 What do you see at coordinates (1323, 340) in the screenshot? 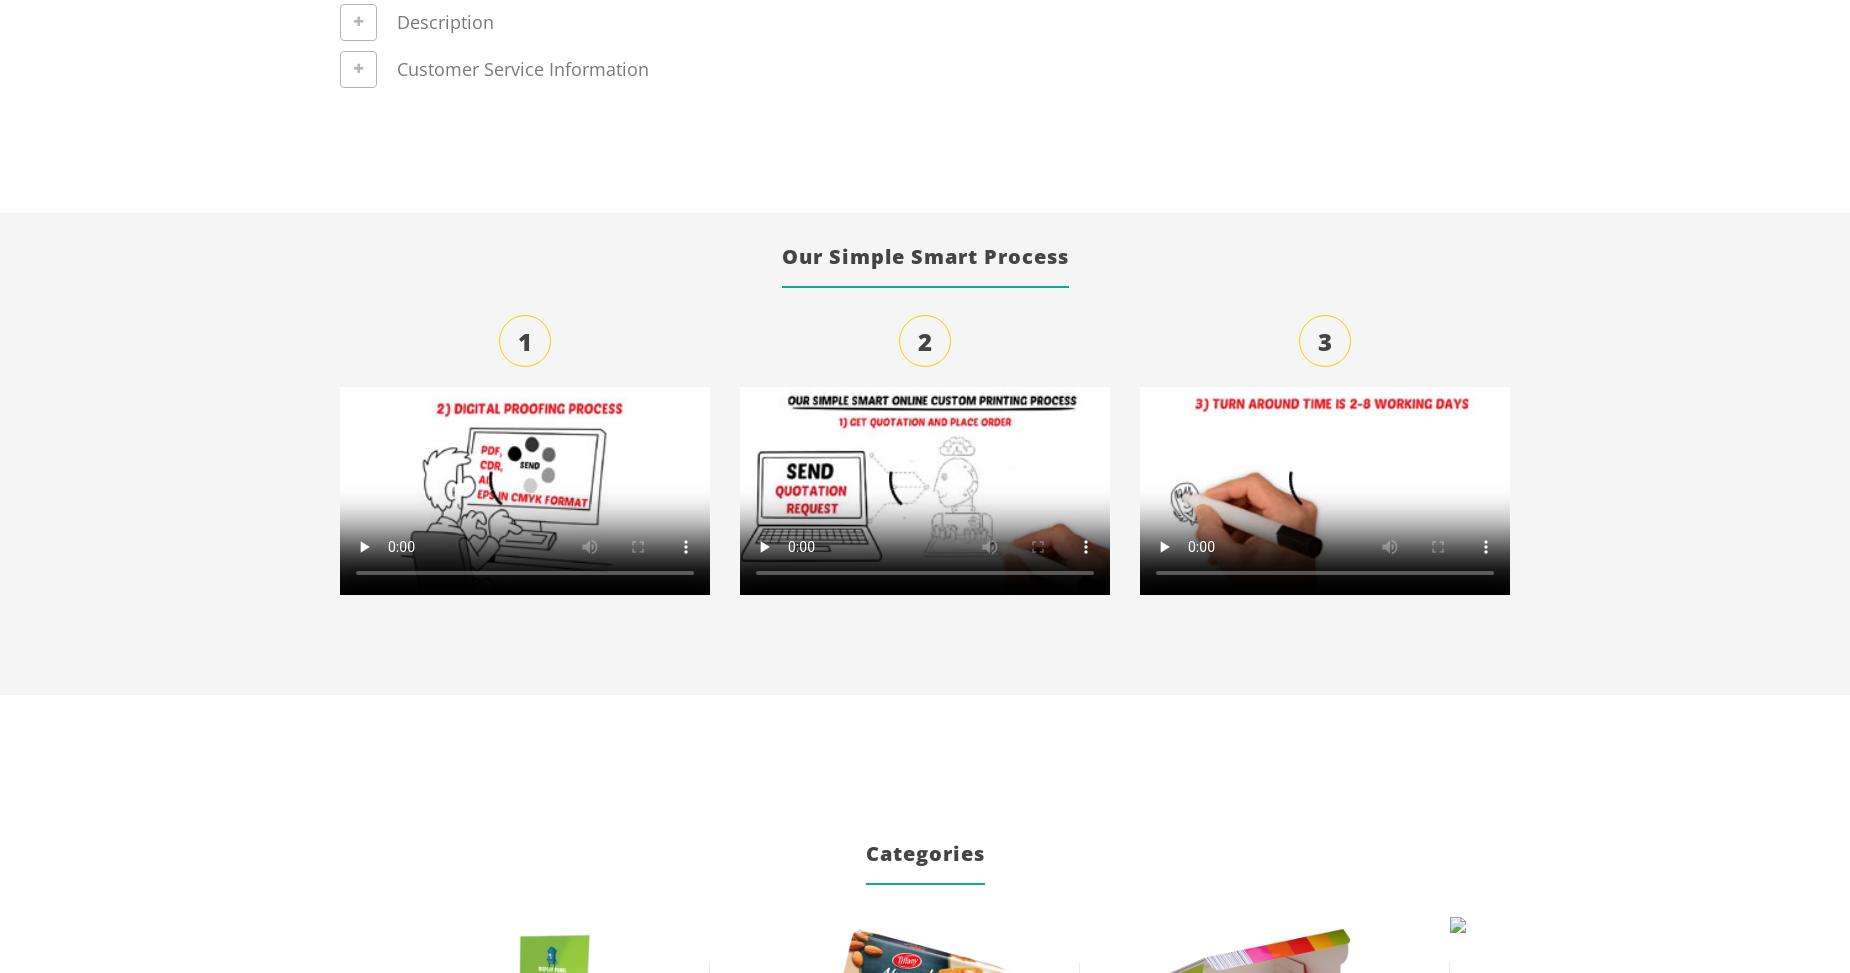
I see `'3'` at bounding box center [1323, 340].